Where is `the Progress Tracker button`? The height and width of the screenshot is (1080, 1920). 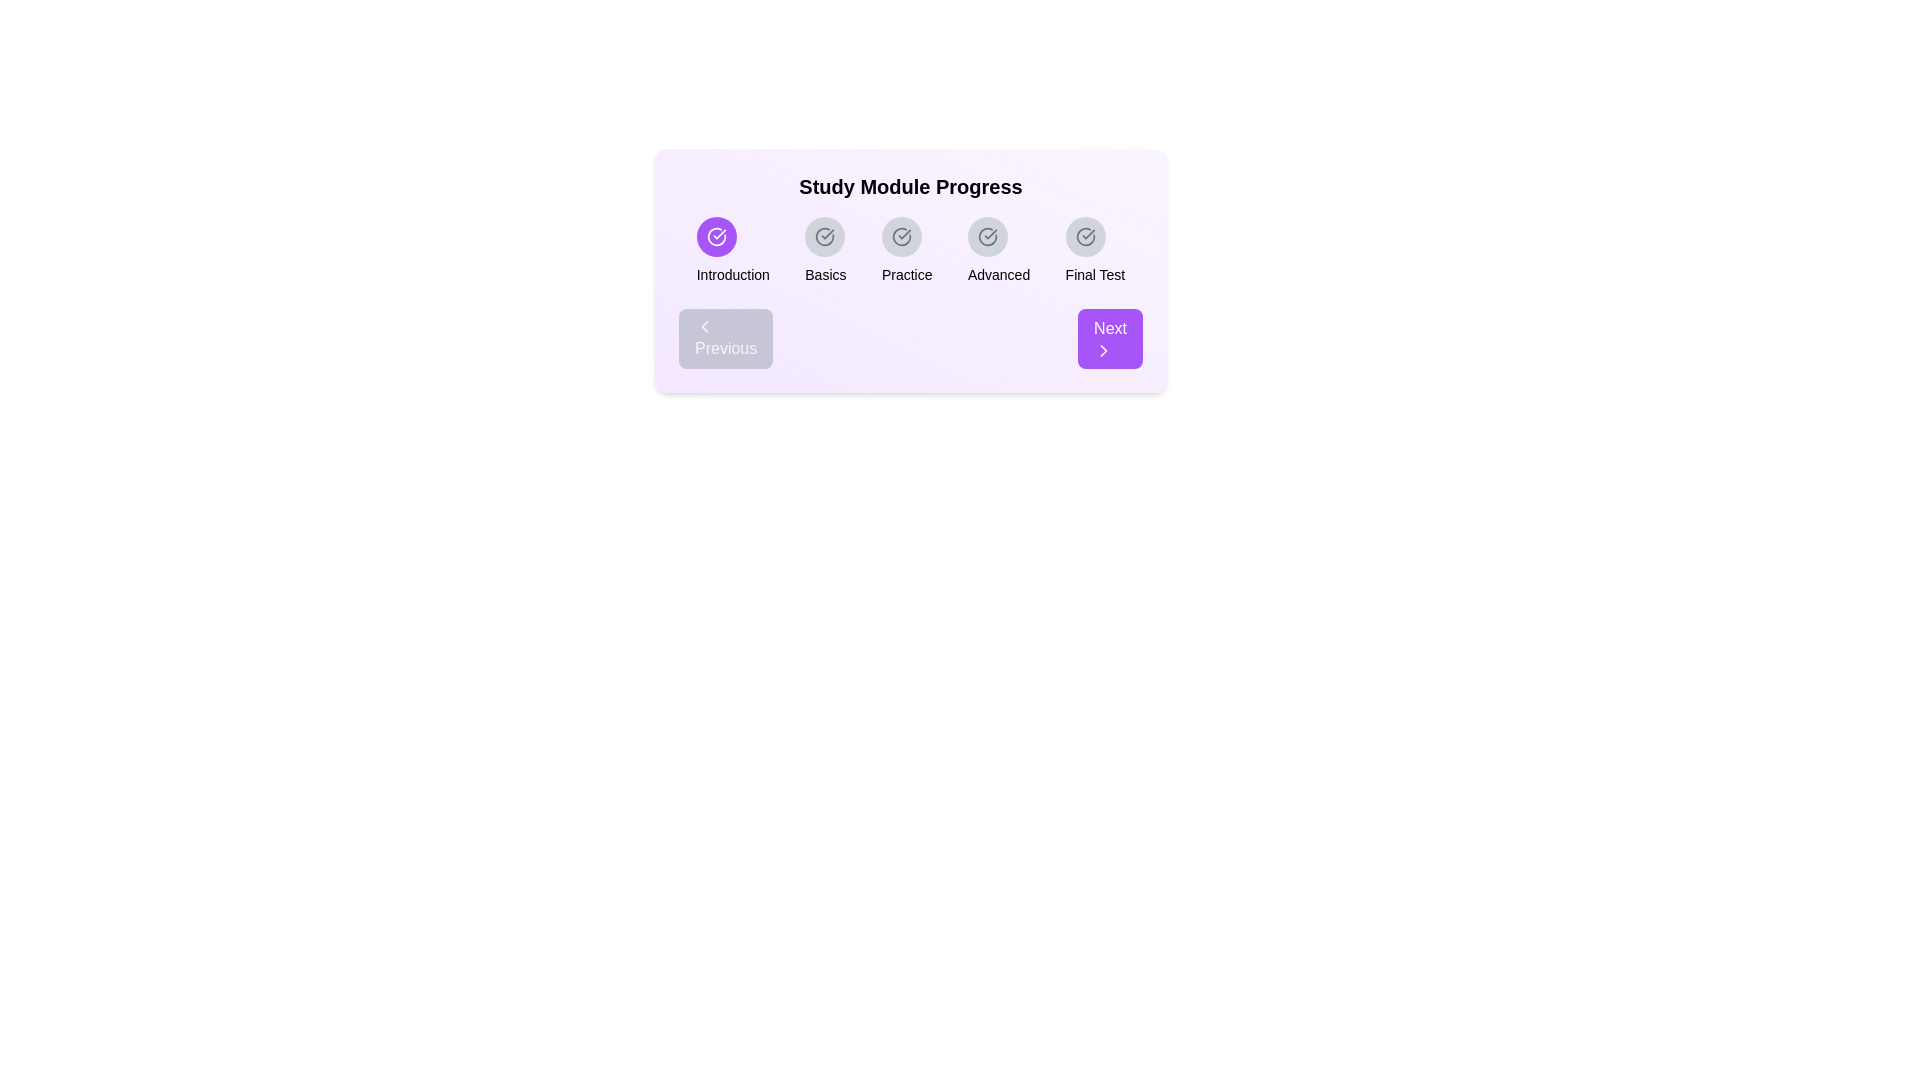 the Progress Tracker button is located at coordinates (910, 249).